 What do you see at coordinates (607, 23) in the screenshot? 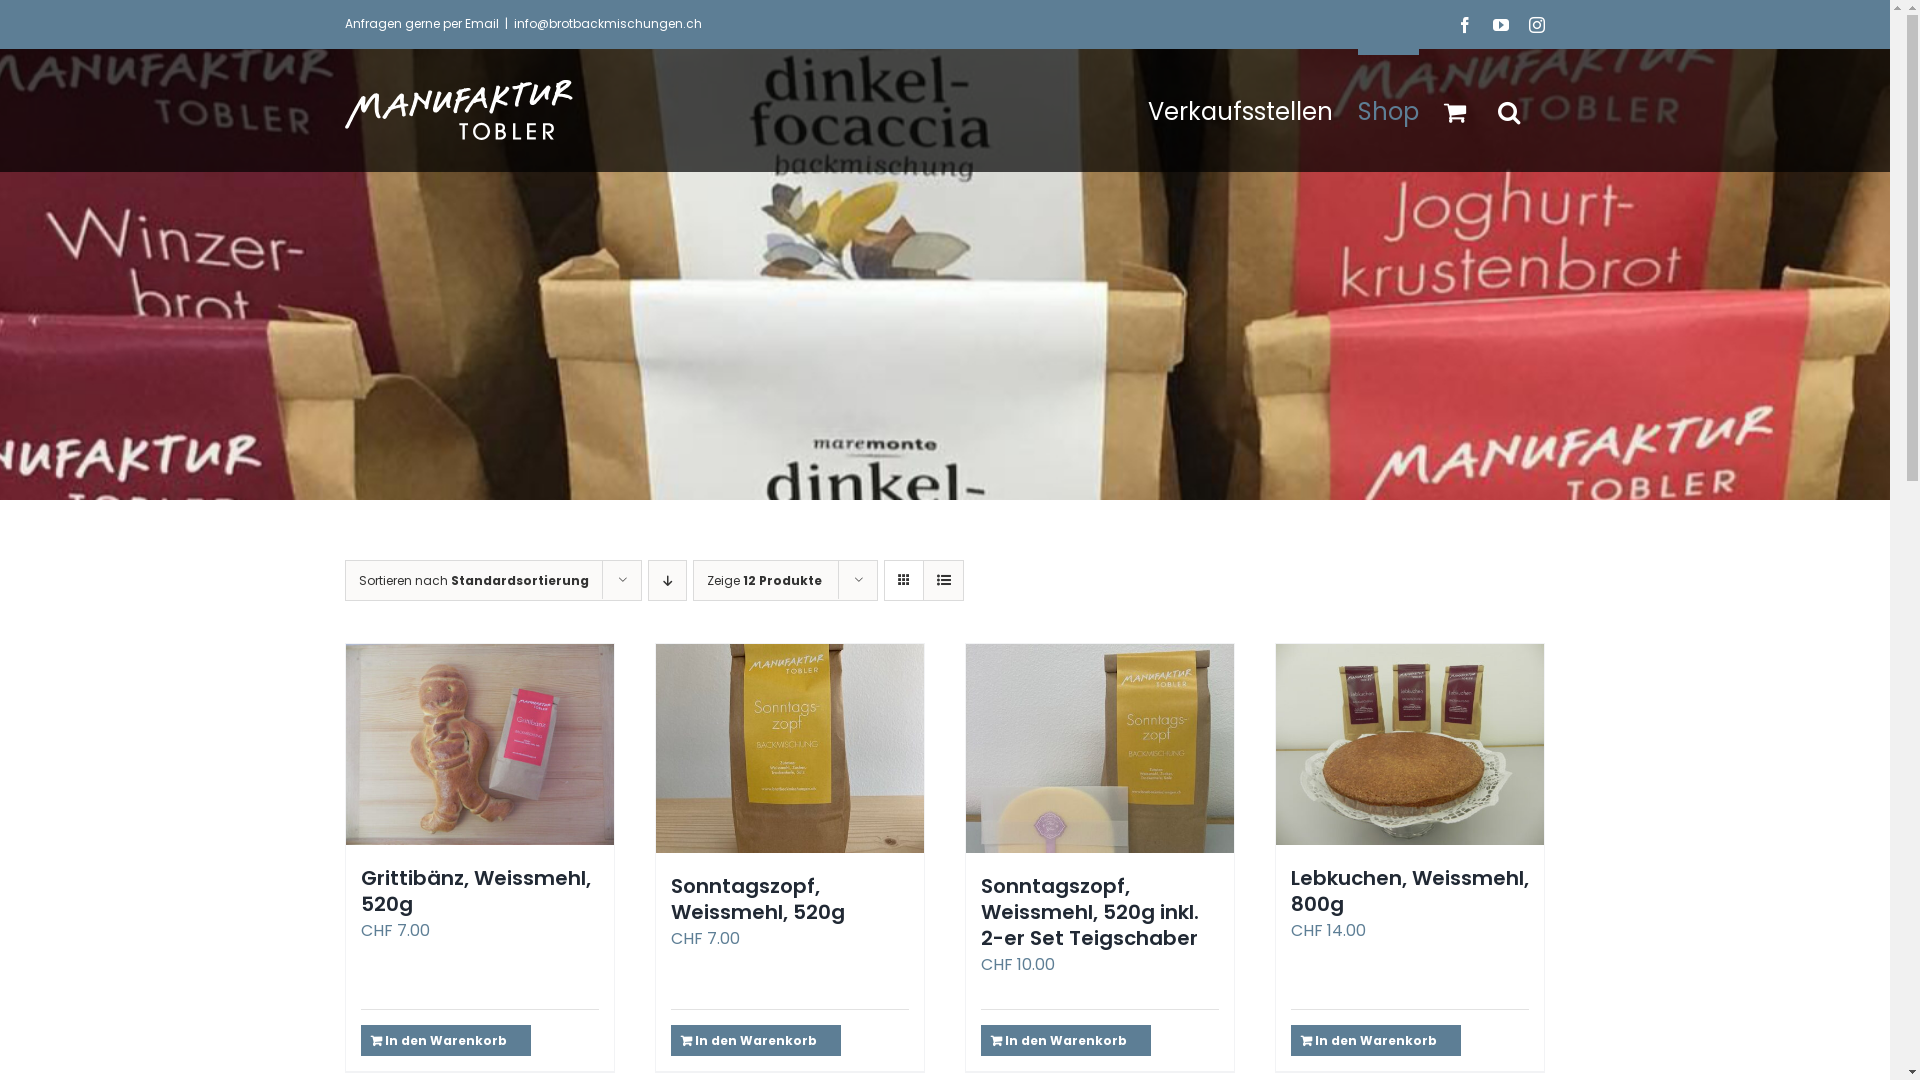
I see `'info@brotbackmischungen.ch'` at bounding box center [607, 23].